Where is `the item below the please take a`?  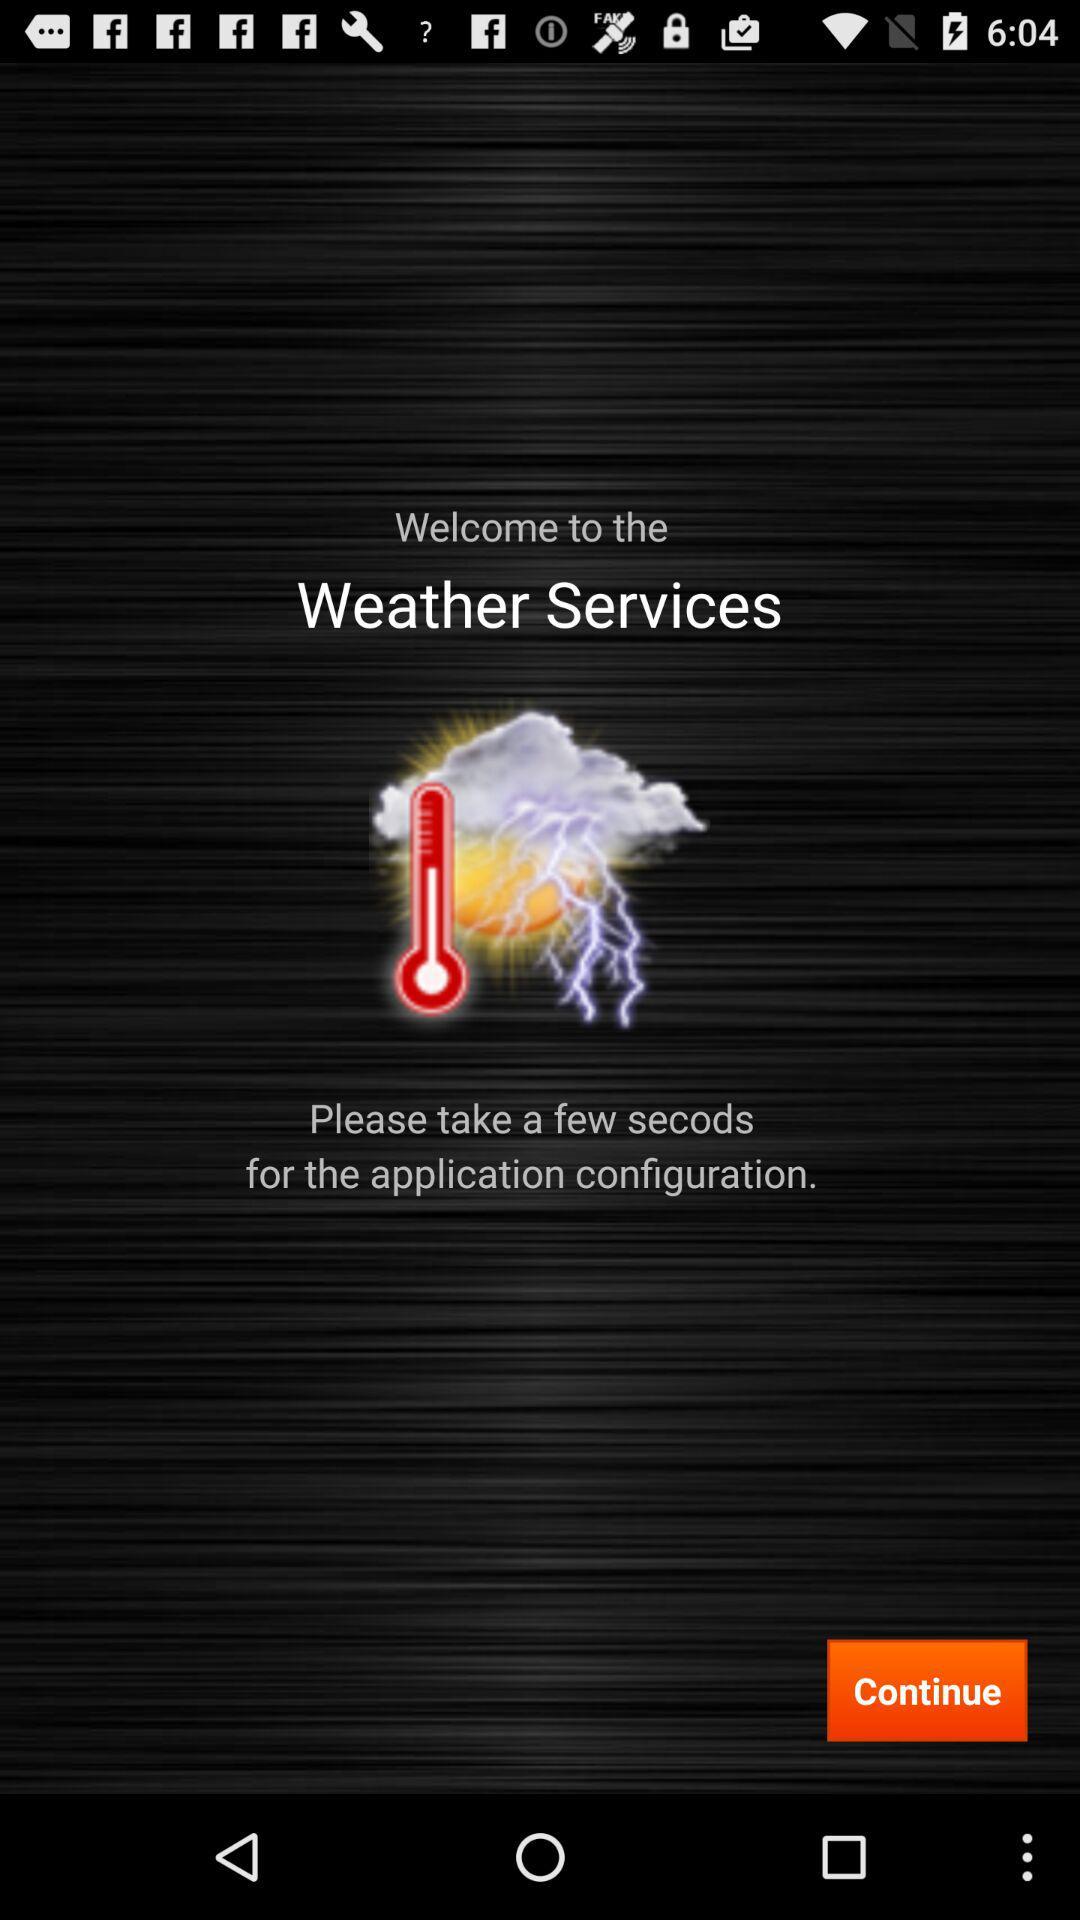 the item below the please take a is located at coordinates (927, 1689).